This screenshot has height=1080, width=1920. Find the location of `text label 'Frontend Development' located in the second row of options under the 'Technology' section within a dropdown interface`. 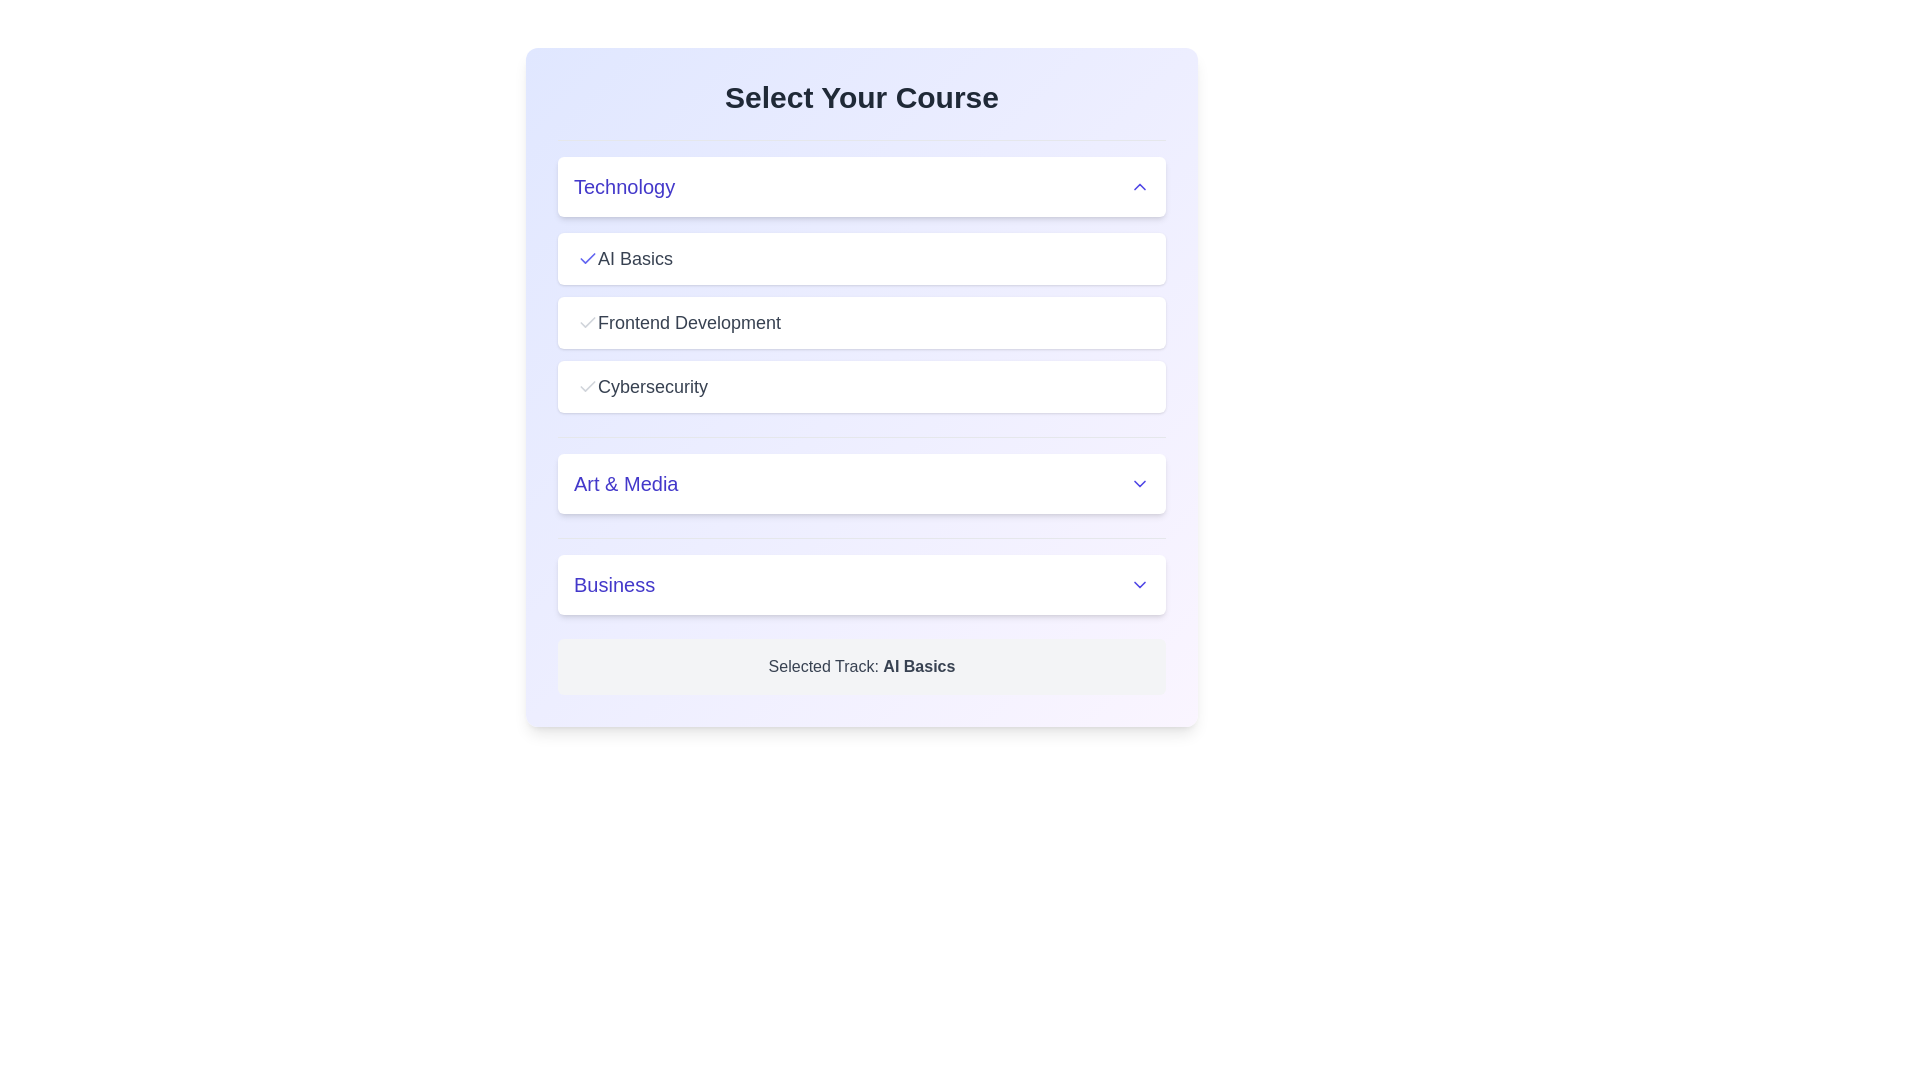

text label 'Frontend Development' located in the second row of options under the 'Technology' section within a dropdown interface is located at coordinates (689, 322).